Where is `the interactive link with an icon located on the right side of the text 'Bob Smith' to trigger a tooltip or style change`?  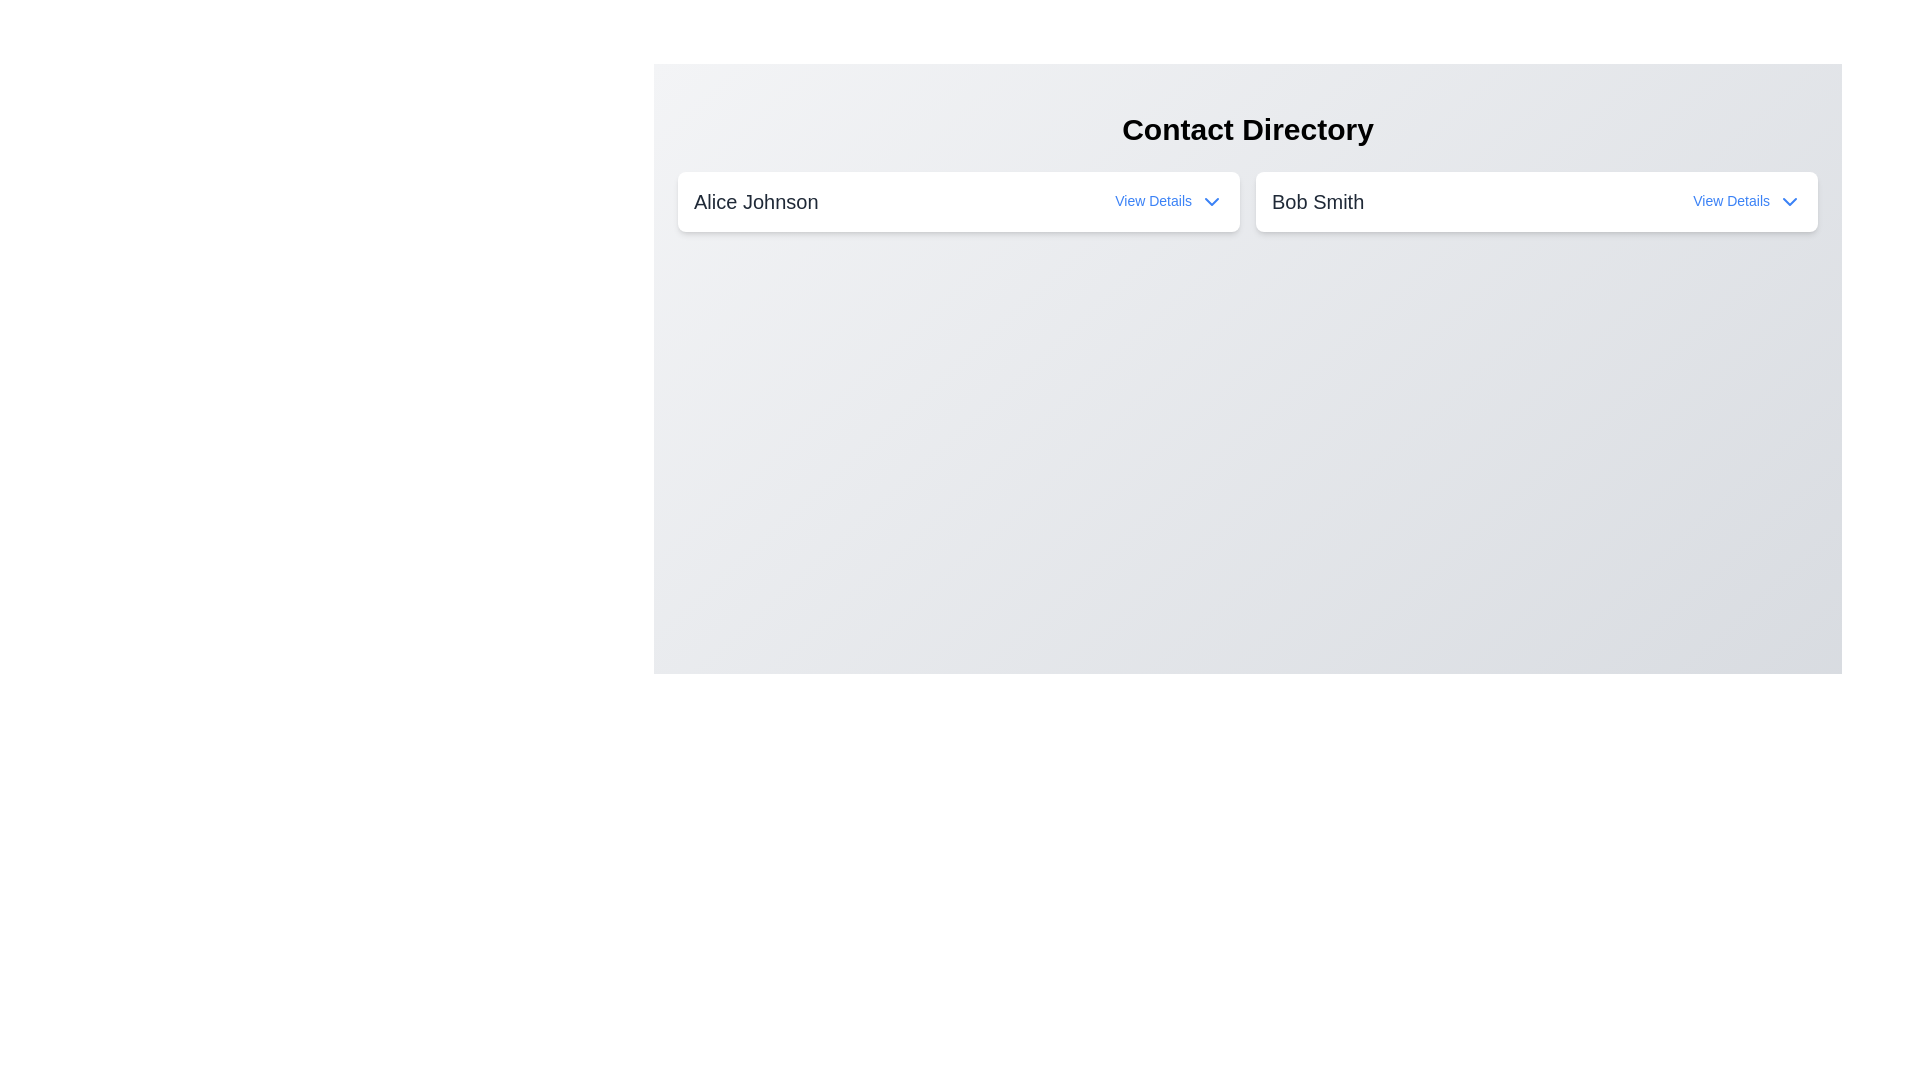 the interactive link with an icon located on the right side of the text 'Bob Smith' to trigger a tooltip or style change is located at coordinates (1746, 201).